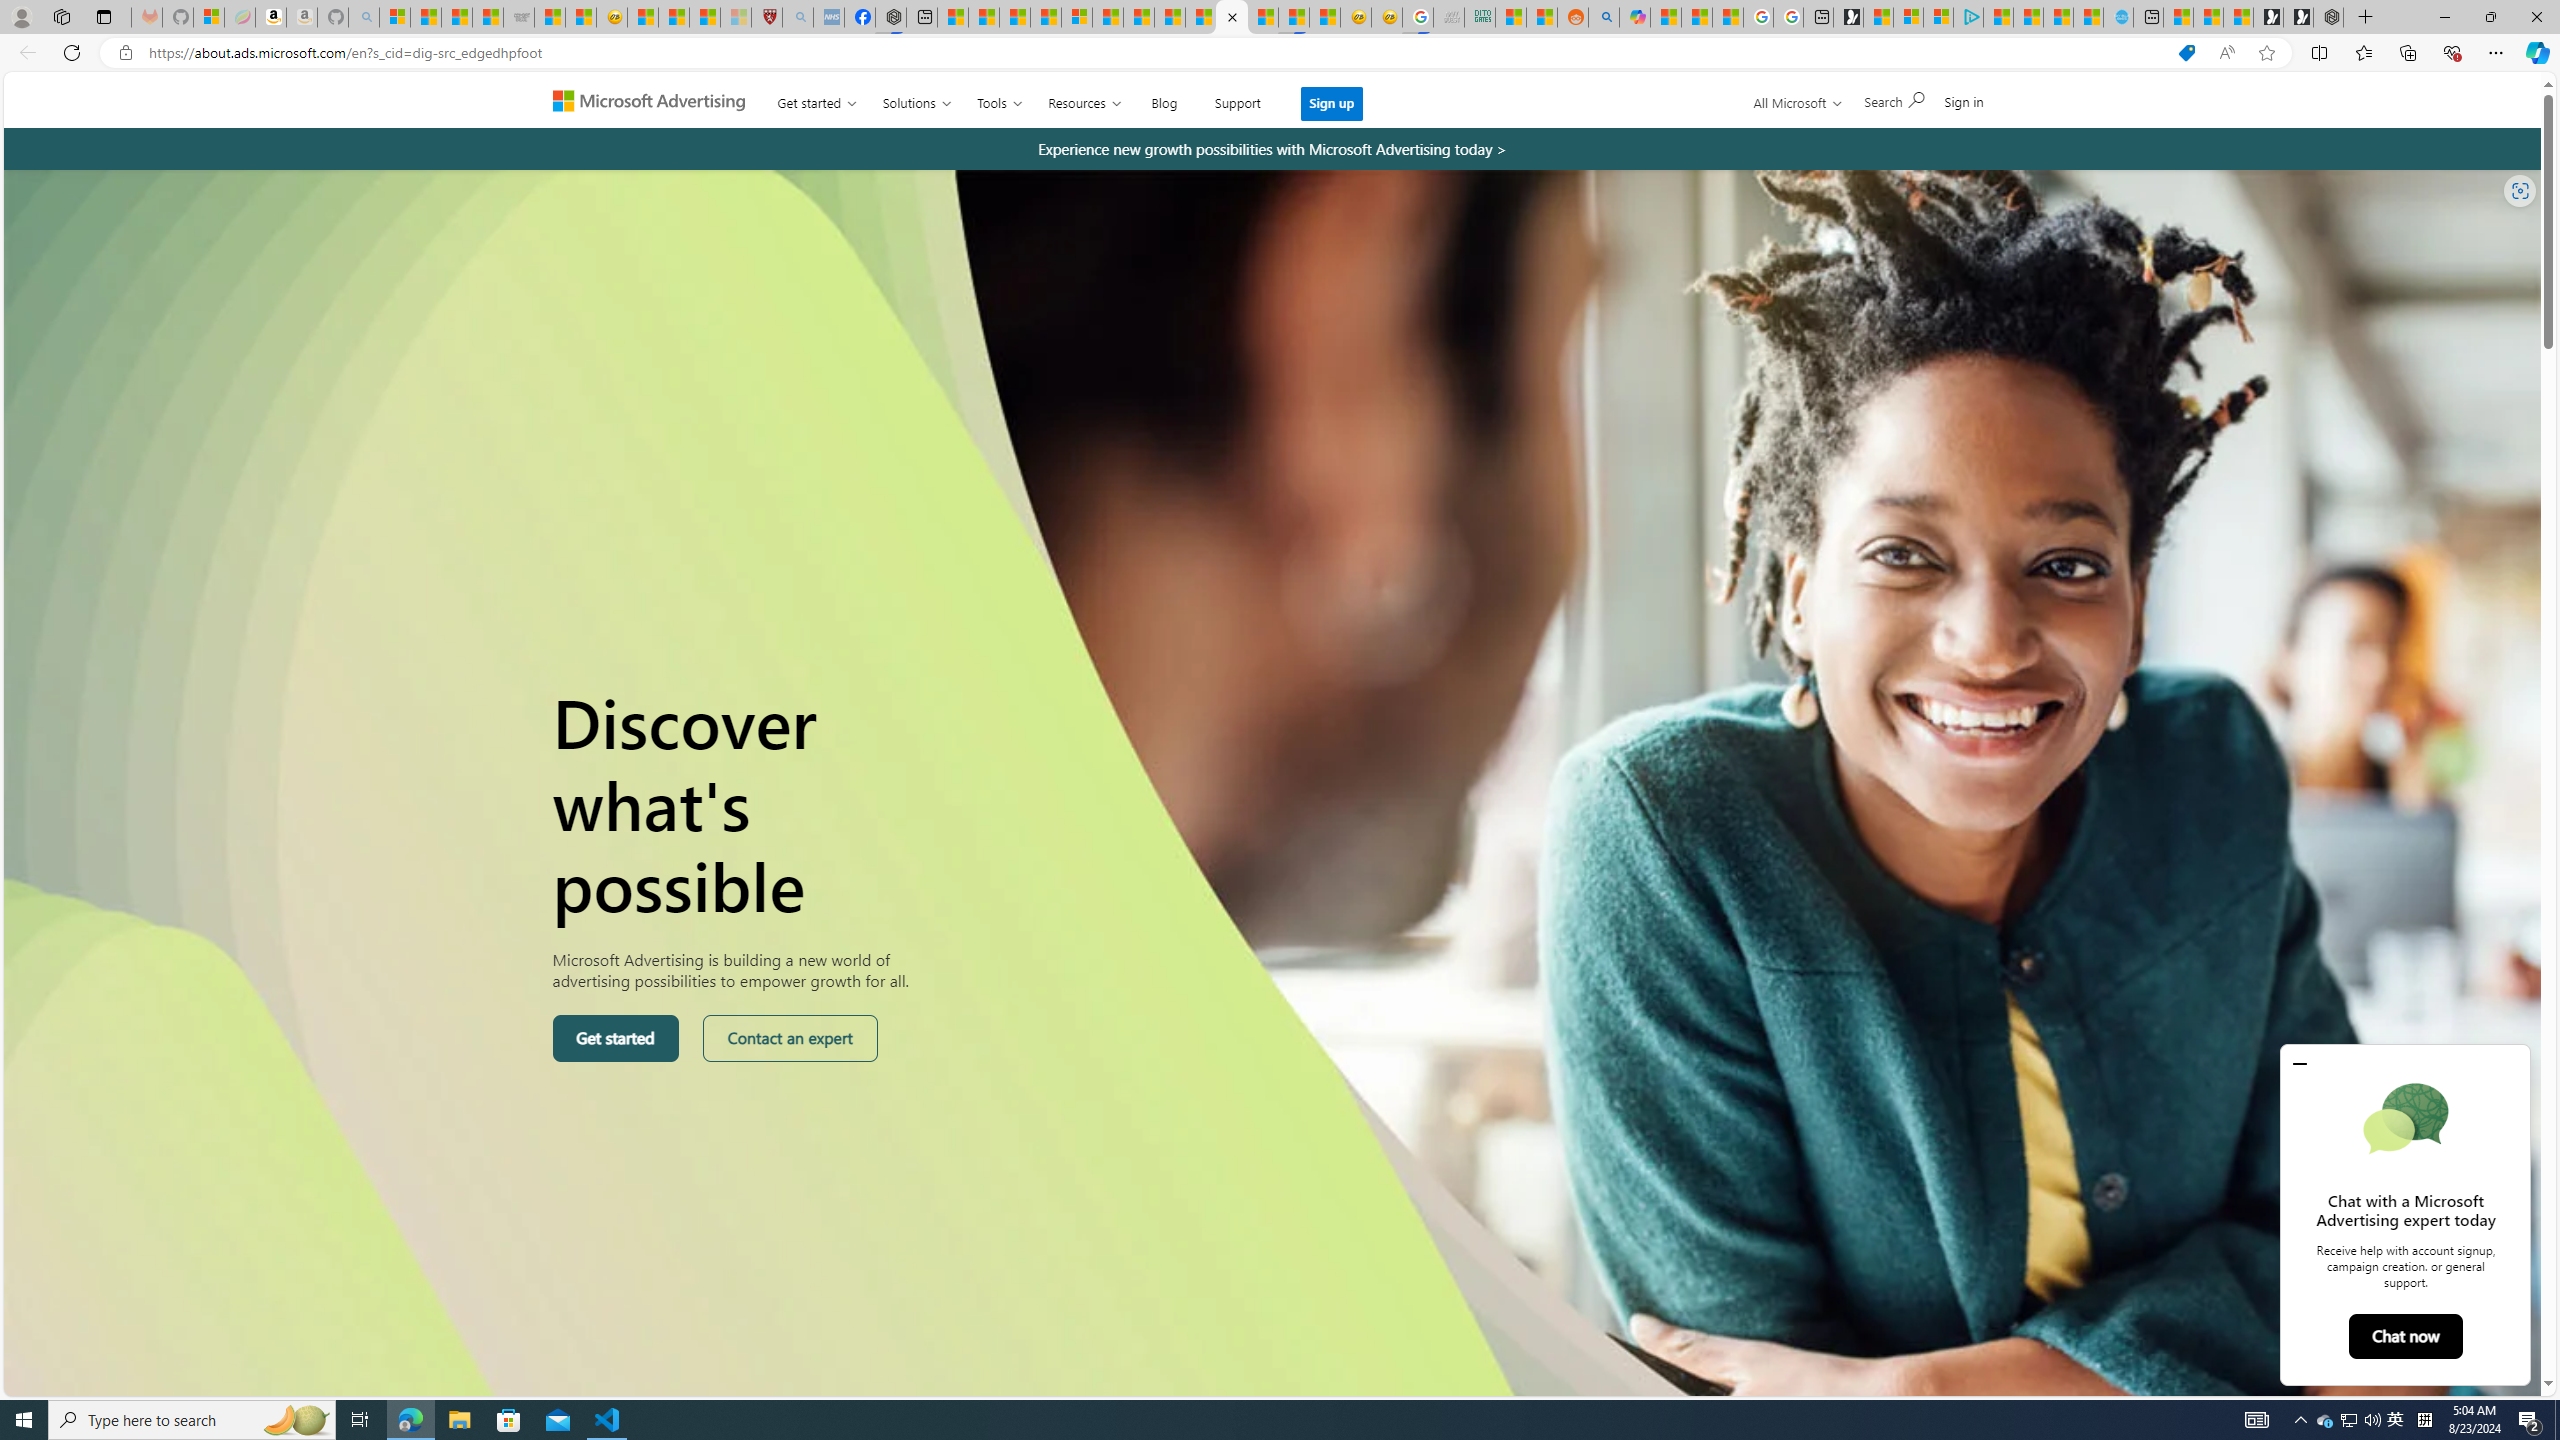 The image size is (2560, 1440). I want to click on 'Combat Siege', so click(517, 16).